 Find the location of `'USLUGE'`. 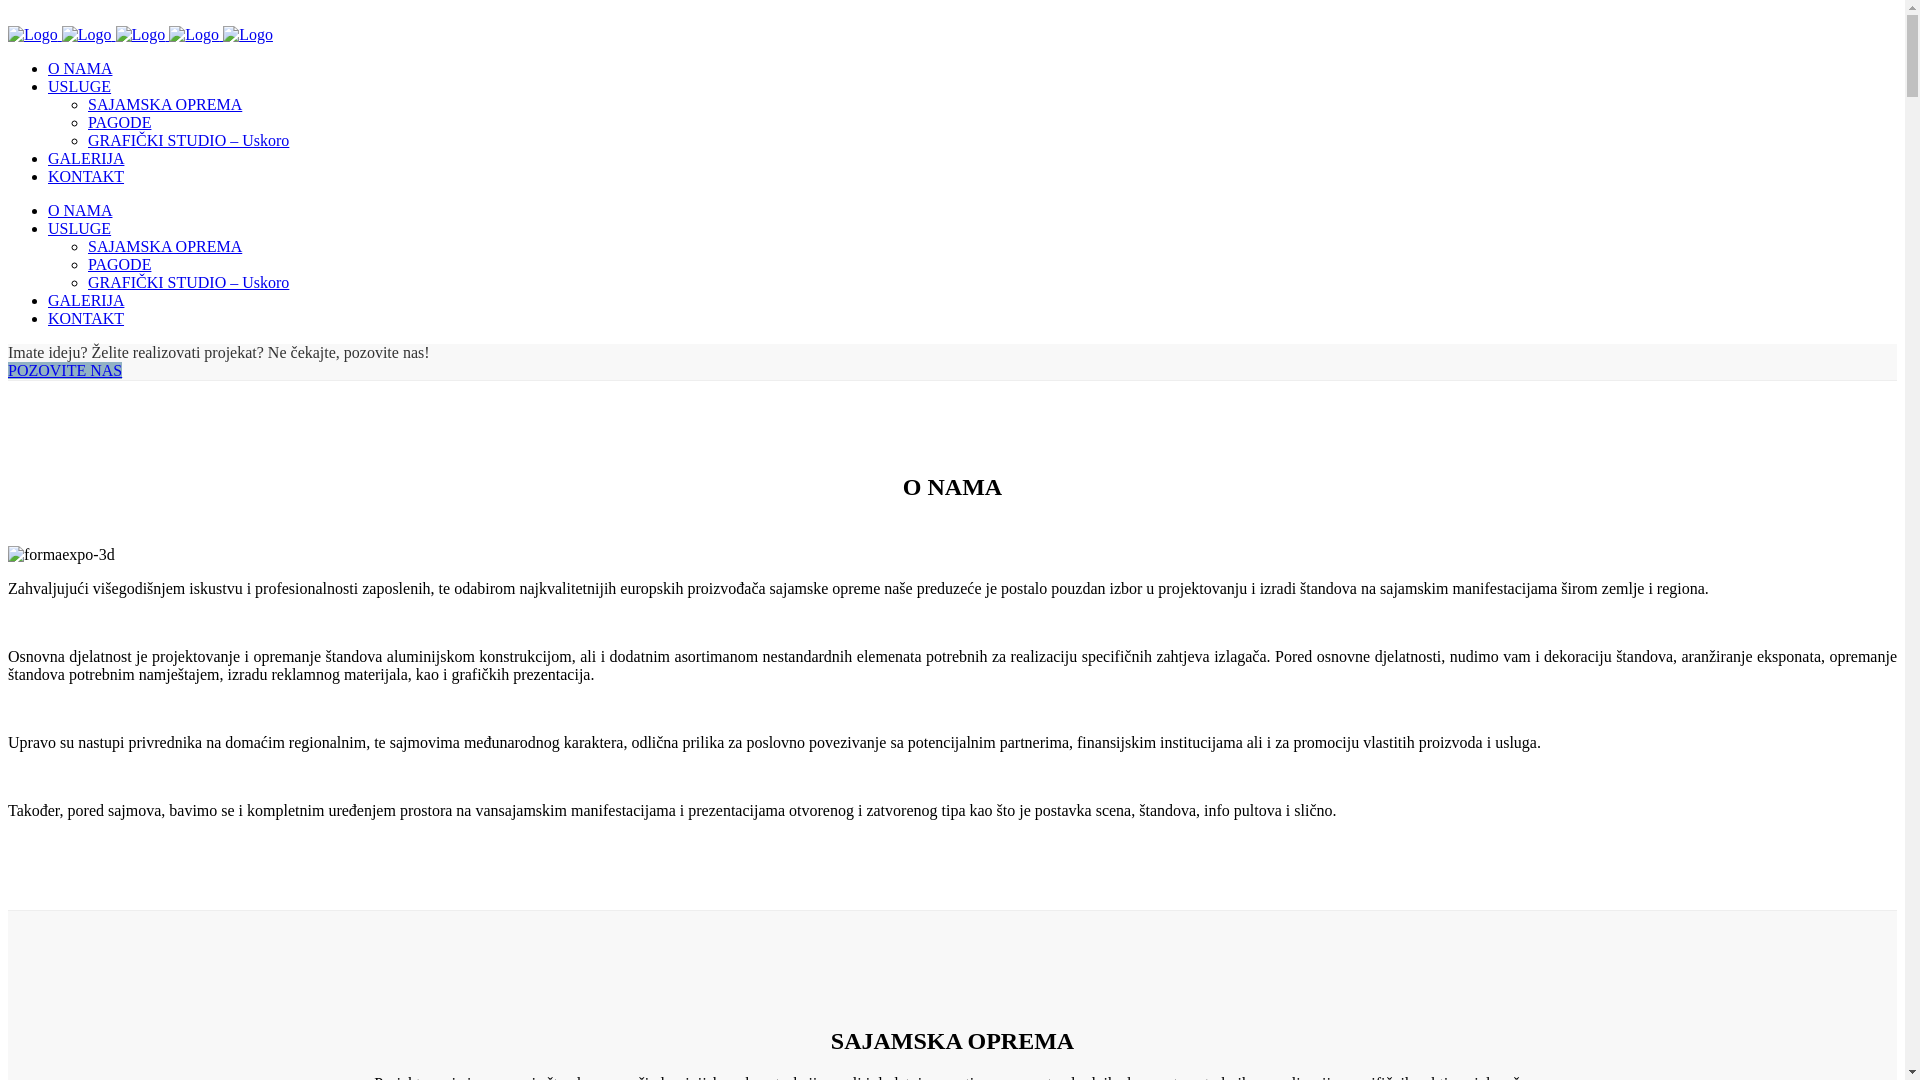

'USLUGE' is located at coordinates (79, 227).